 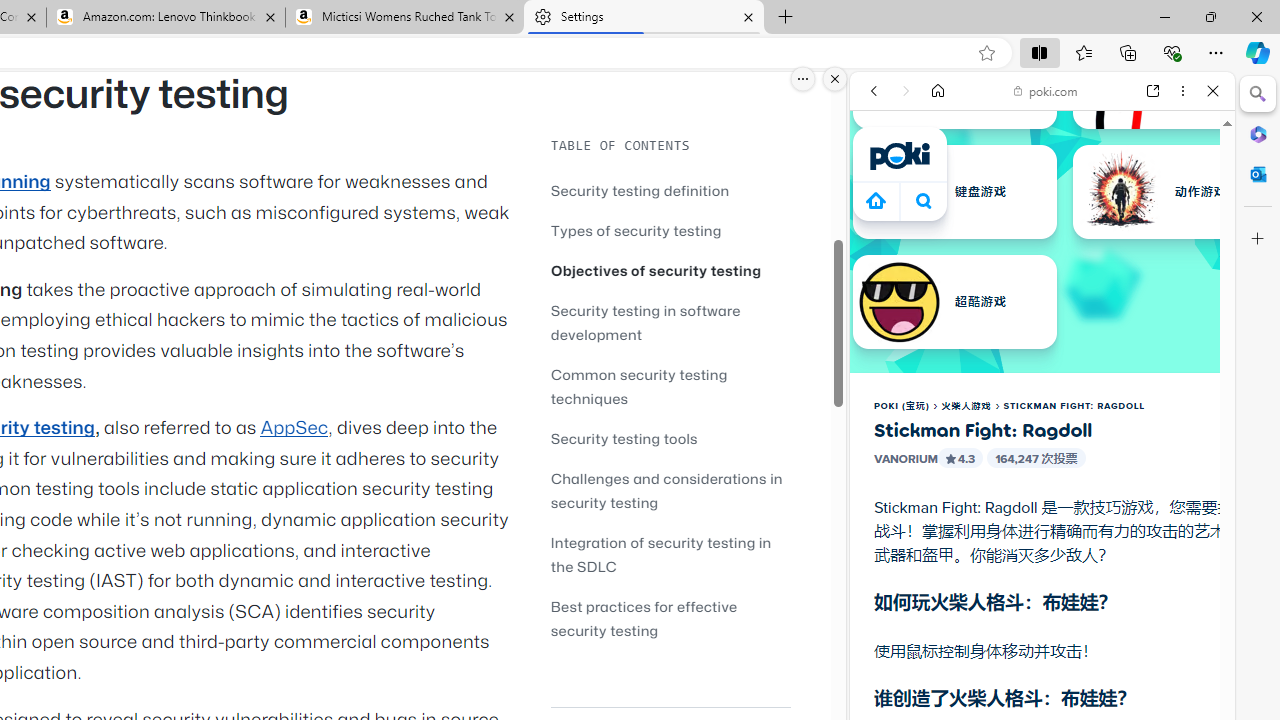 I want to click on 'Types of security testing', so click(x=635, y=229).